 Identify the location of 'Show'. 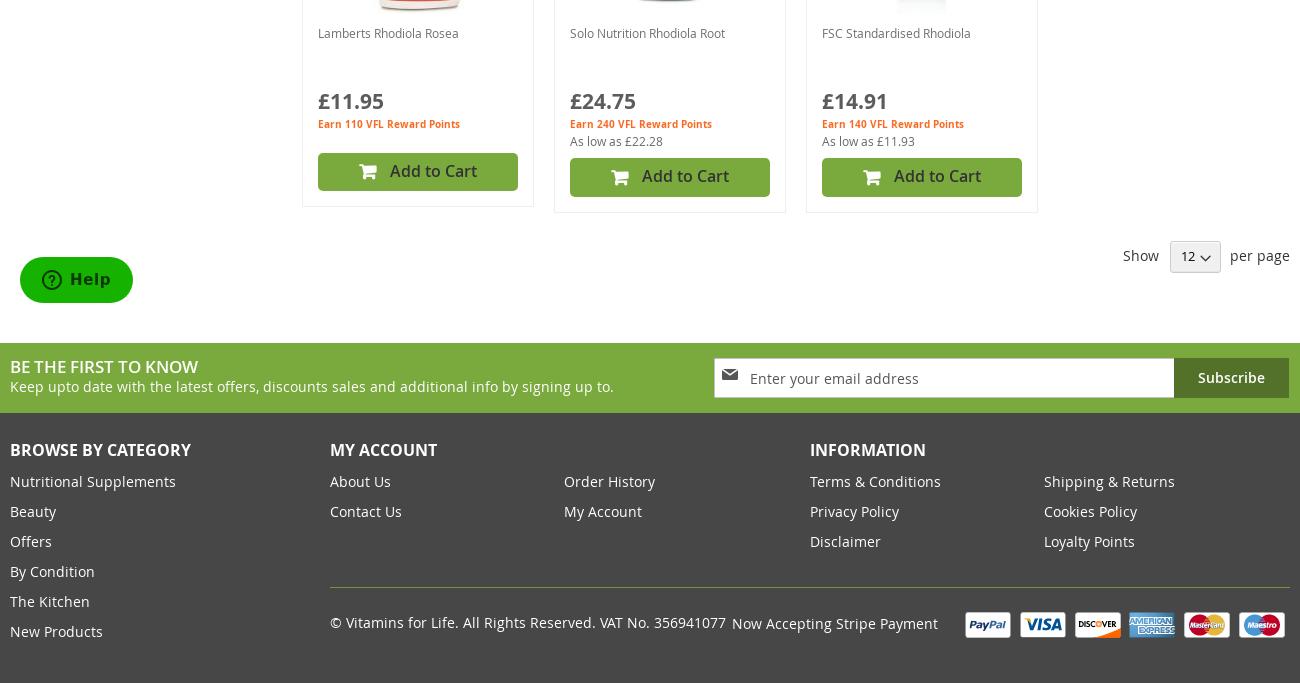
(1141, 254).